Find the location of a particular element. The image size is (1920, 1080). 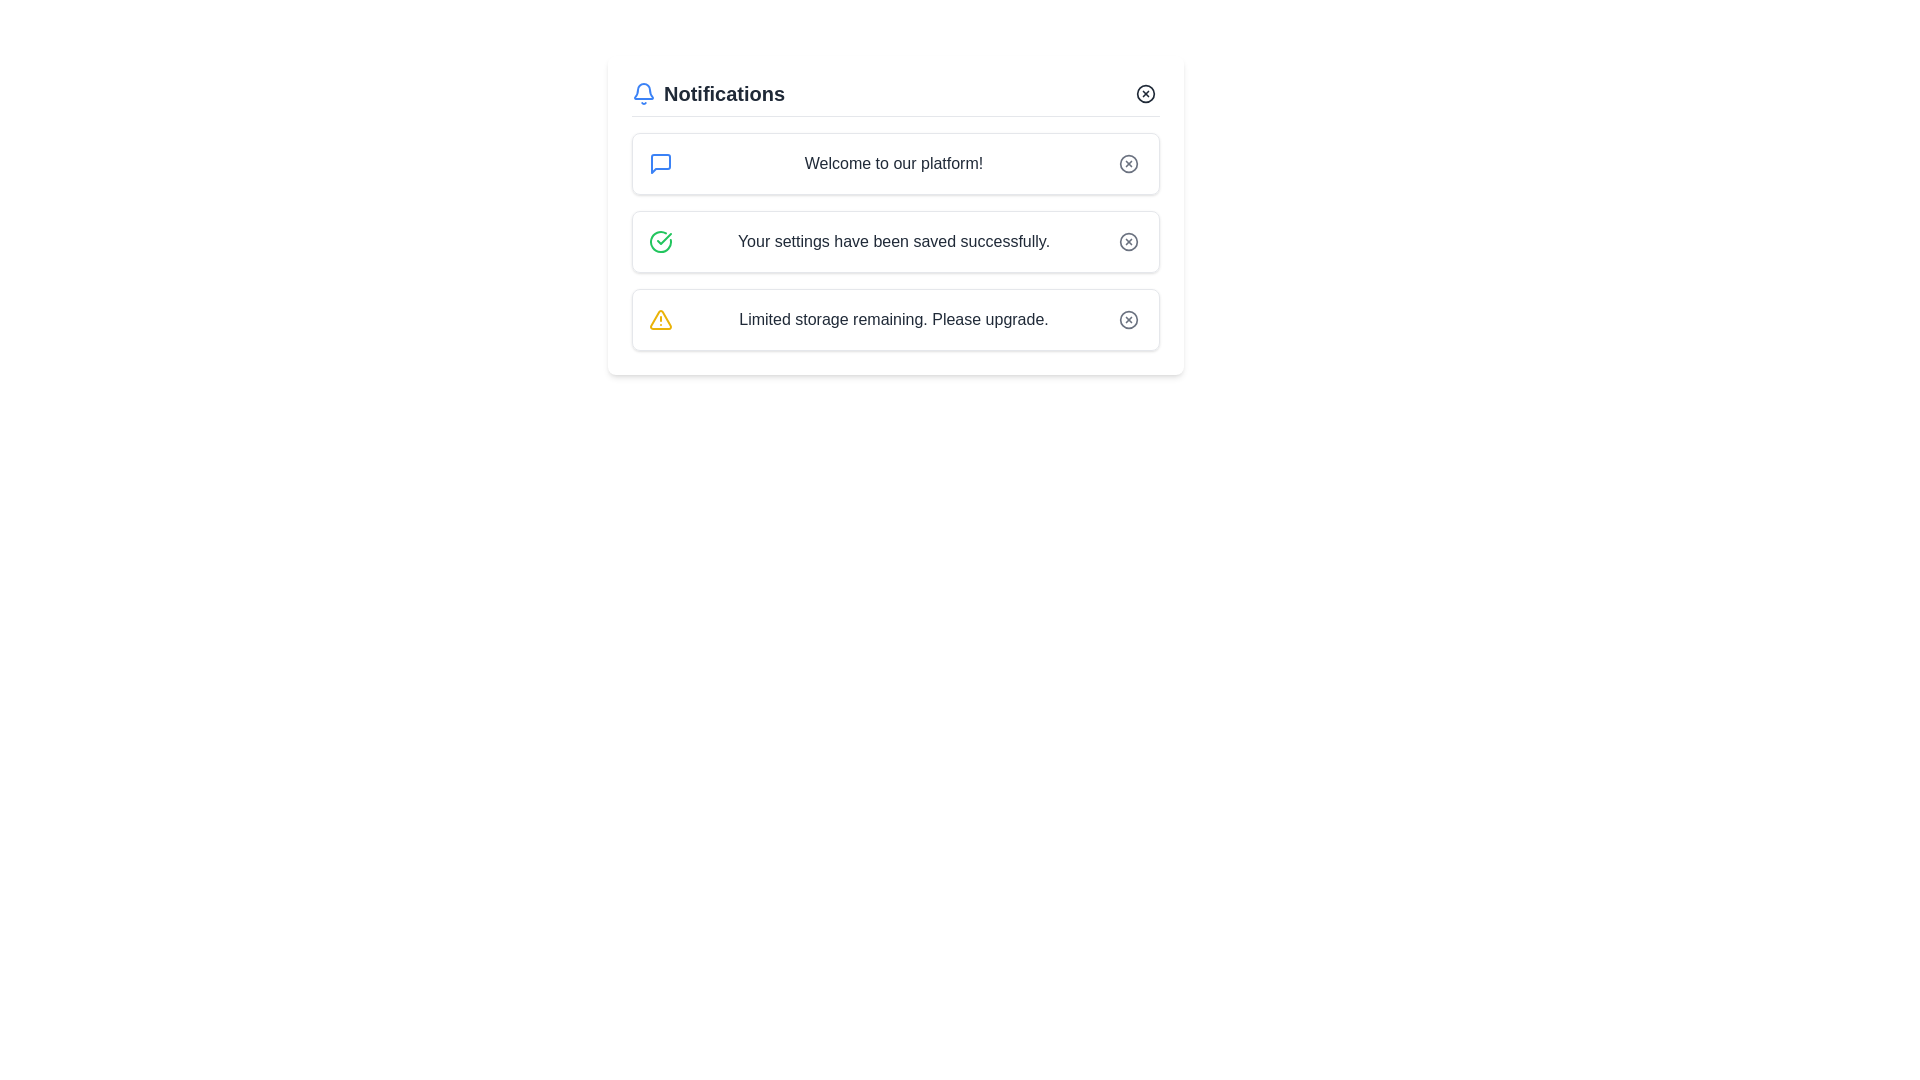

the text label displaying 'Limited storage remaining. Please upgrade.' located in the notification panel, which is the third item in a row with a light yellow background is located at coordinates (892, 319).